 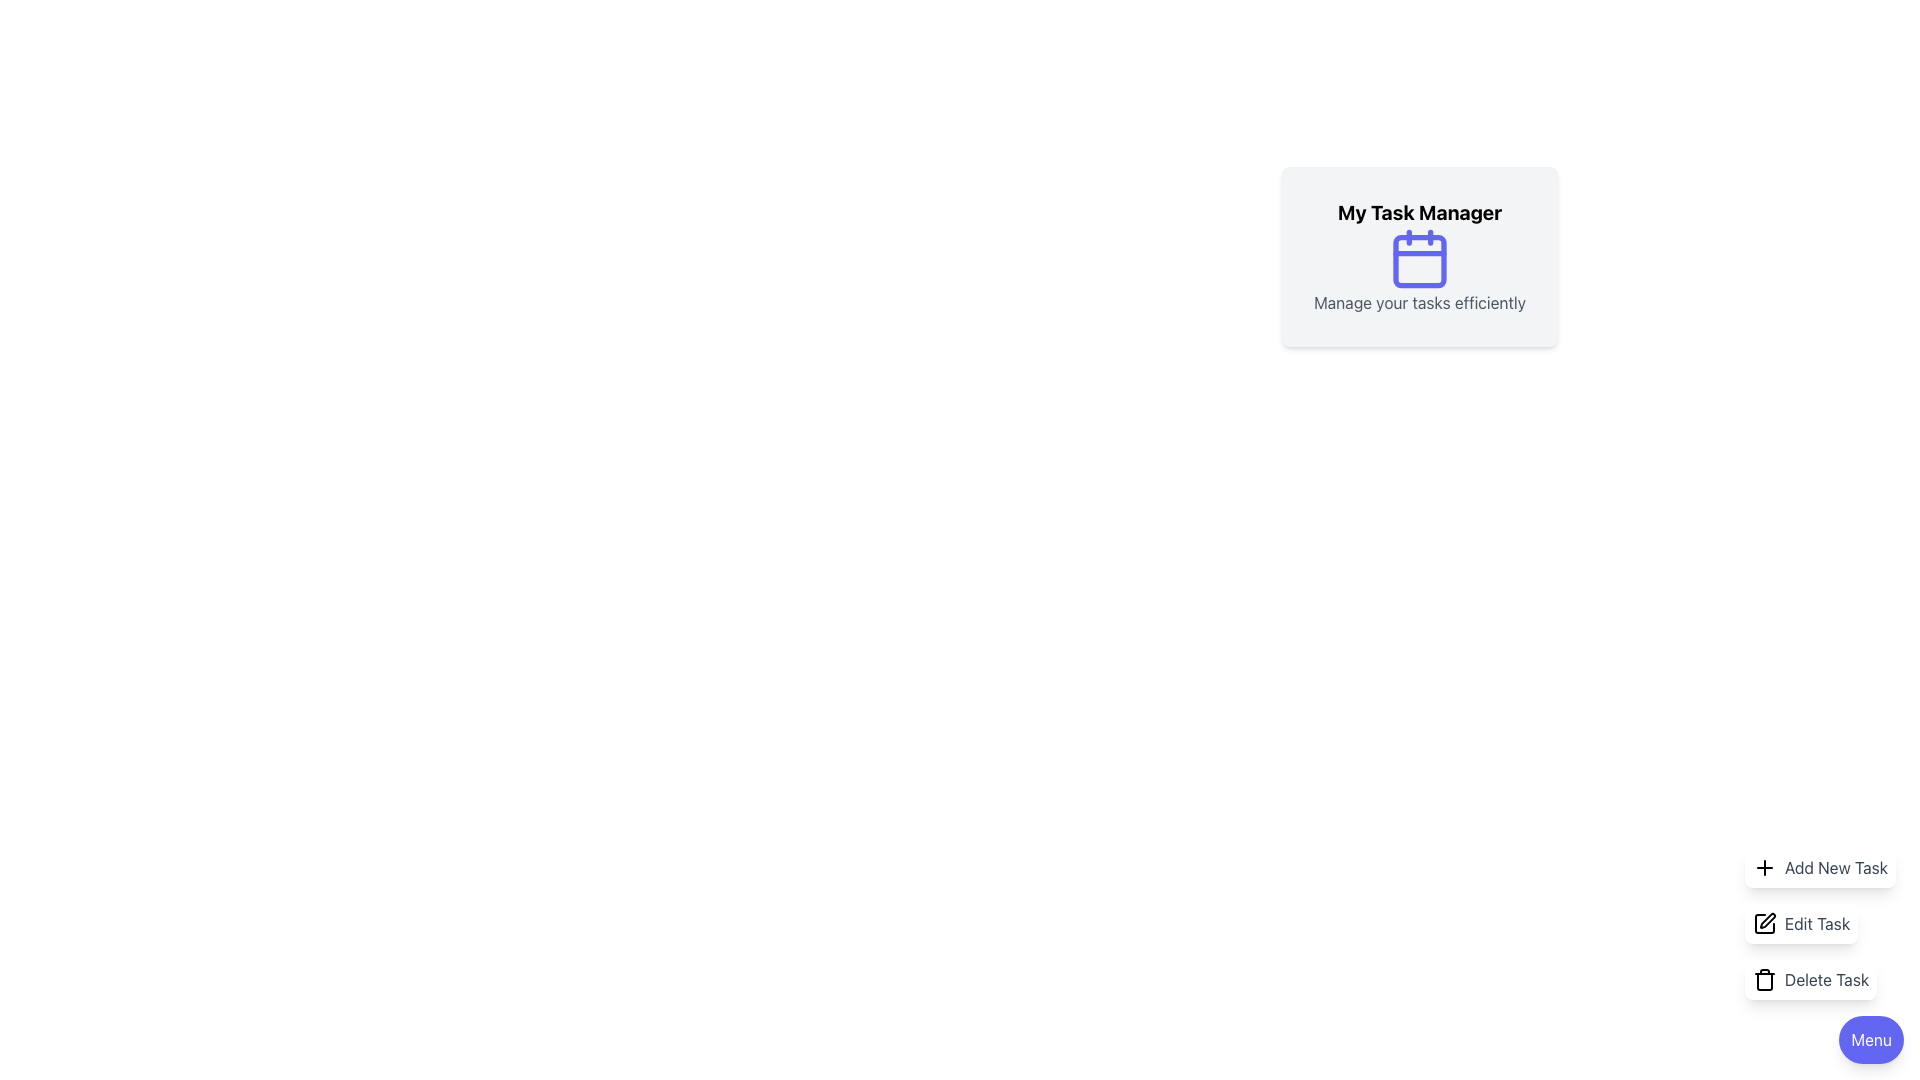 What do you see at coordinates (1820, 924) in the screenshot?
I see `the edit task button located at the bottom-right area of the viewport` at bounding box center [1820, 924].